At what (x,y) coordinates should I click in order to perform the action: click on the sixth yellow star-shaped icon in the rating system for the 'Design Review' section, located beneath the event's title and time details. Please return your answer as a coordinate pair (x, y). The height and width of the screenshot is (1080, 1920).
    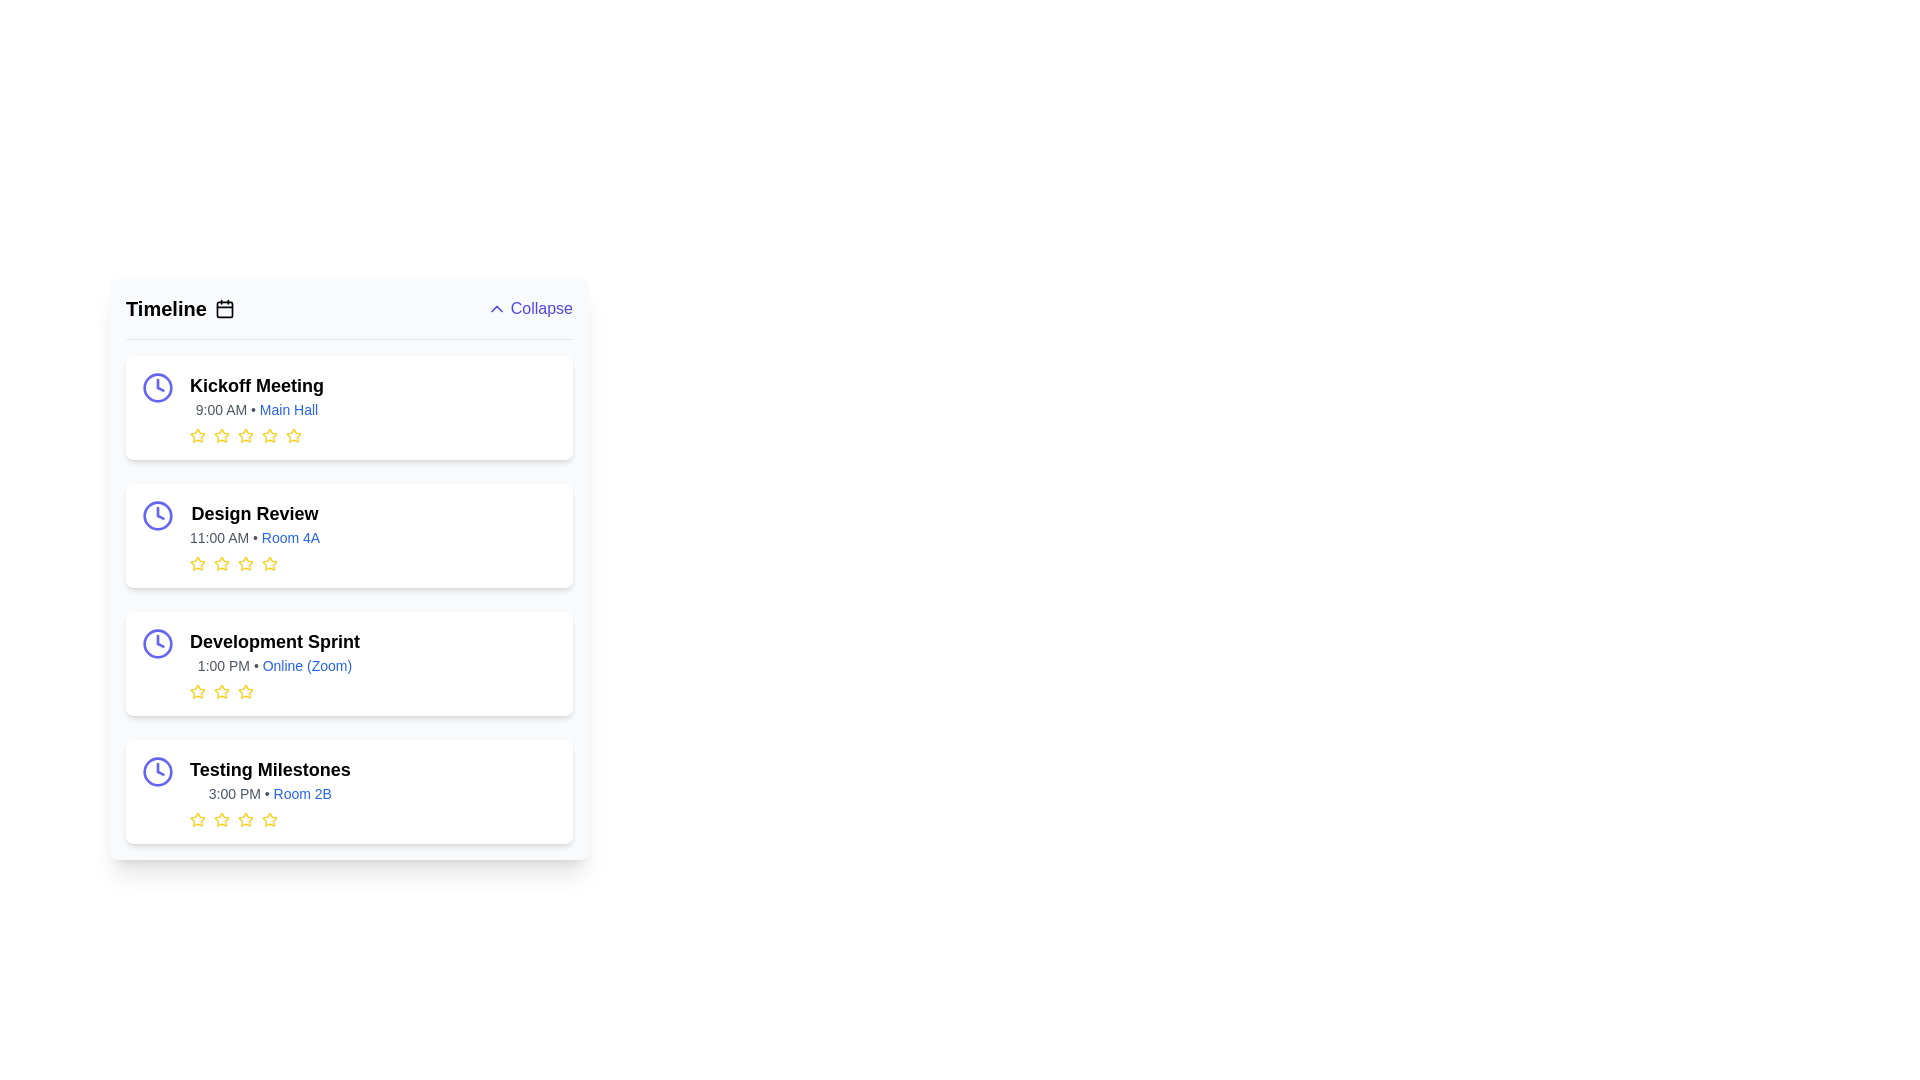
    Looking at the image, I should click on (268, 563).